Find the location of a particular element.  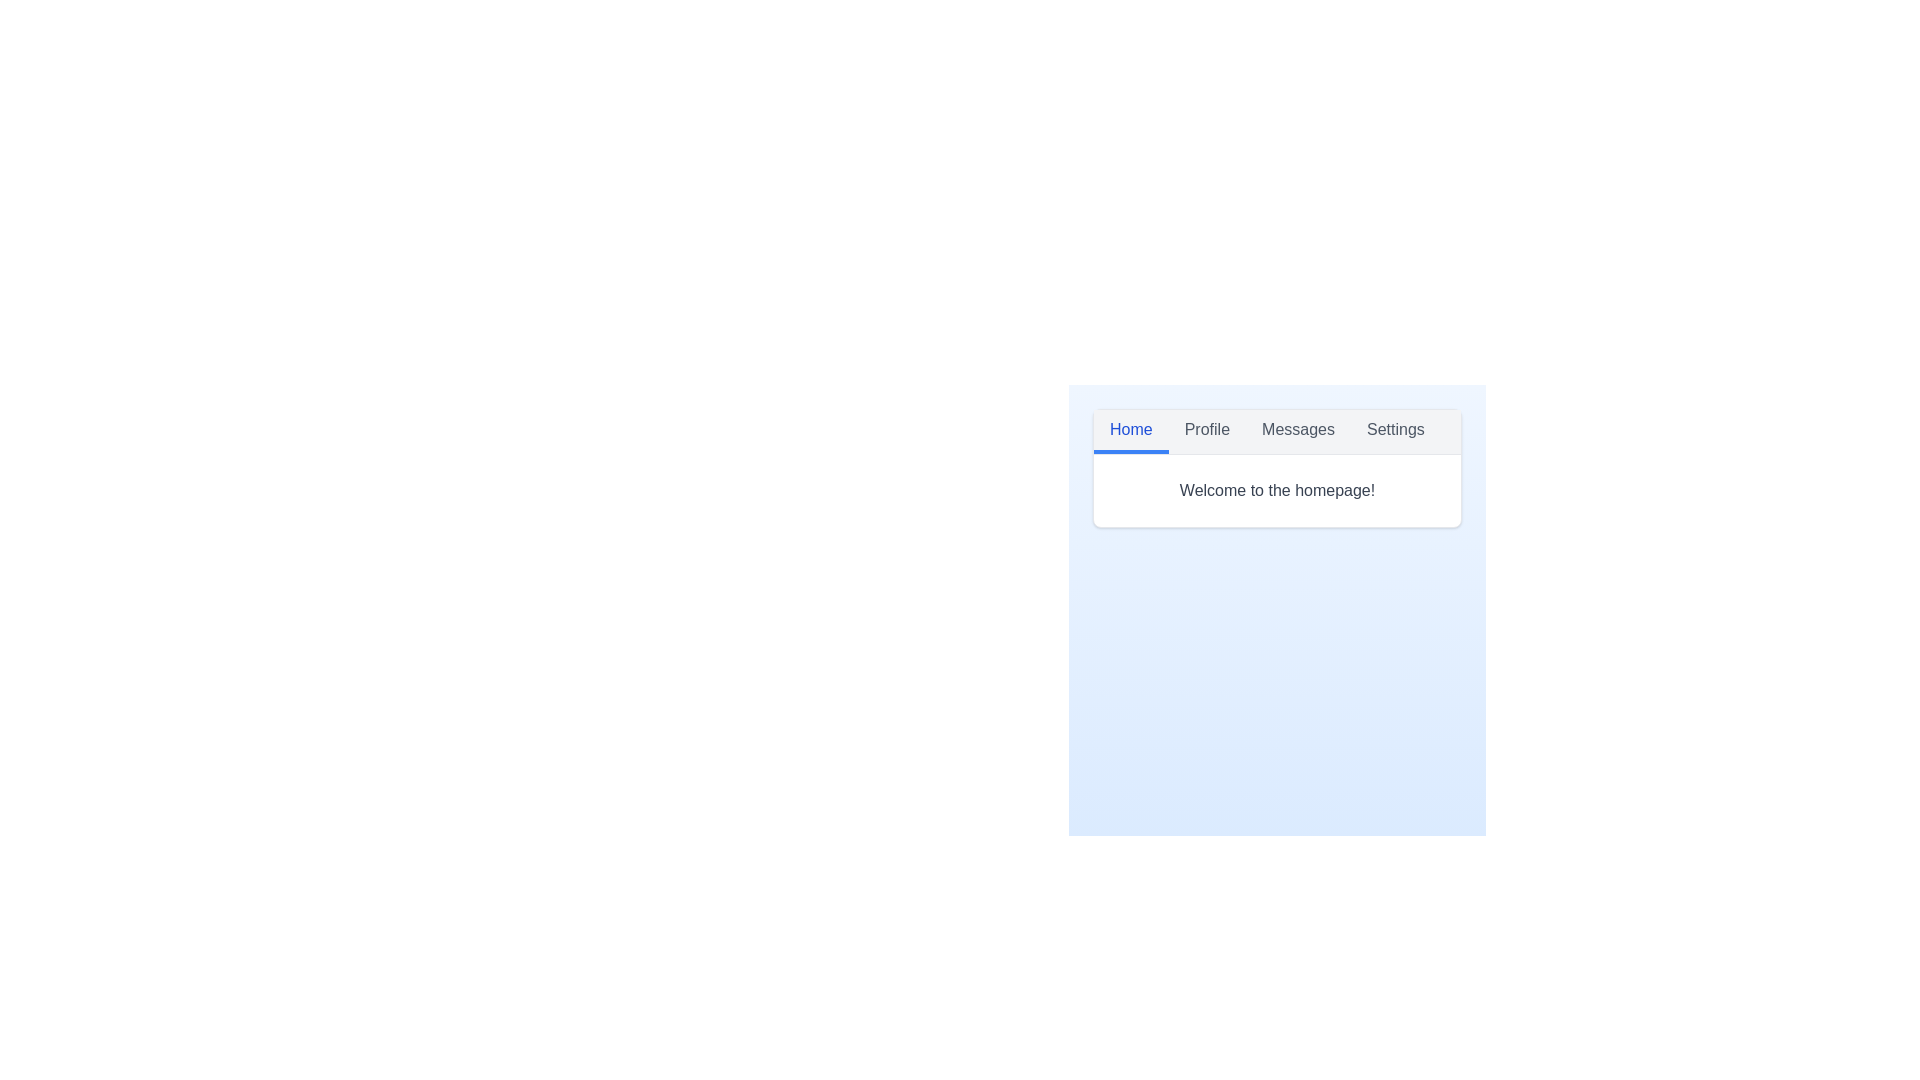

welcome message text content located below the navigation bar on the homepage, which introduces users to the primary content is located at coordinates (1276, 490).